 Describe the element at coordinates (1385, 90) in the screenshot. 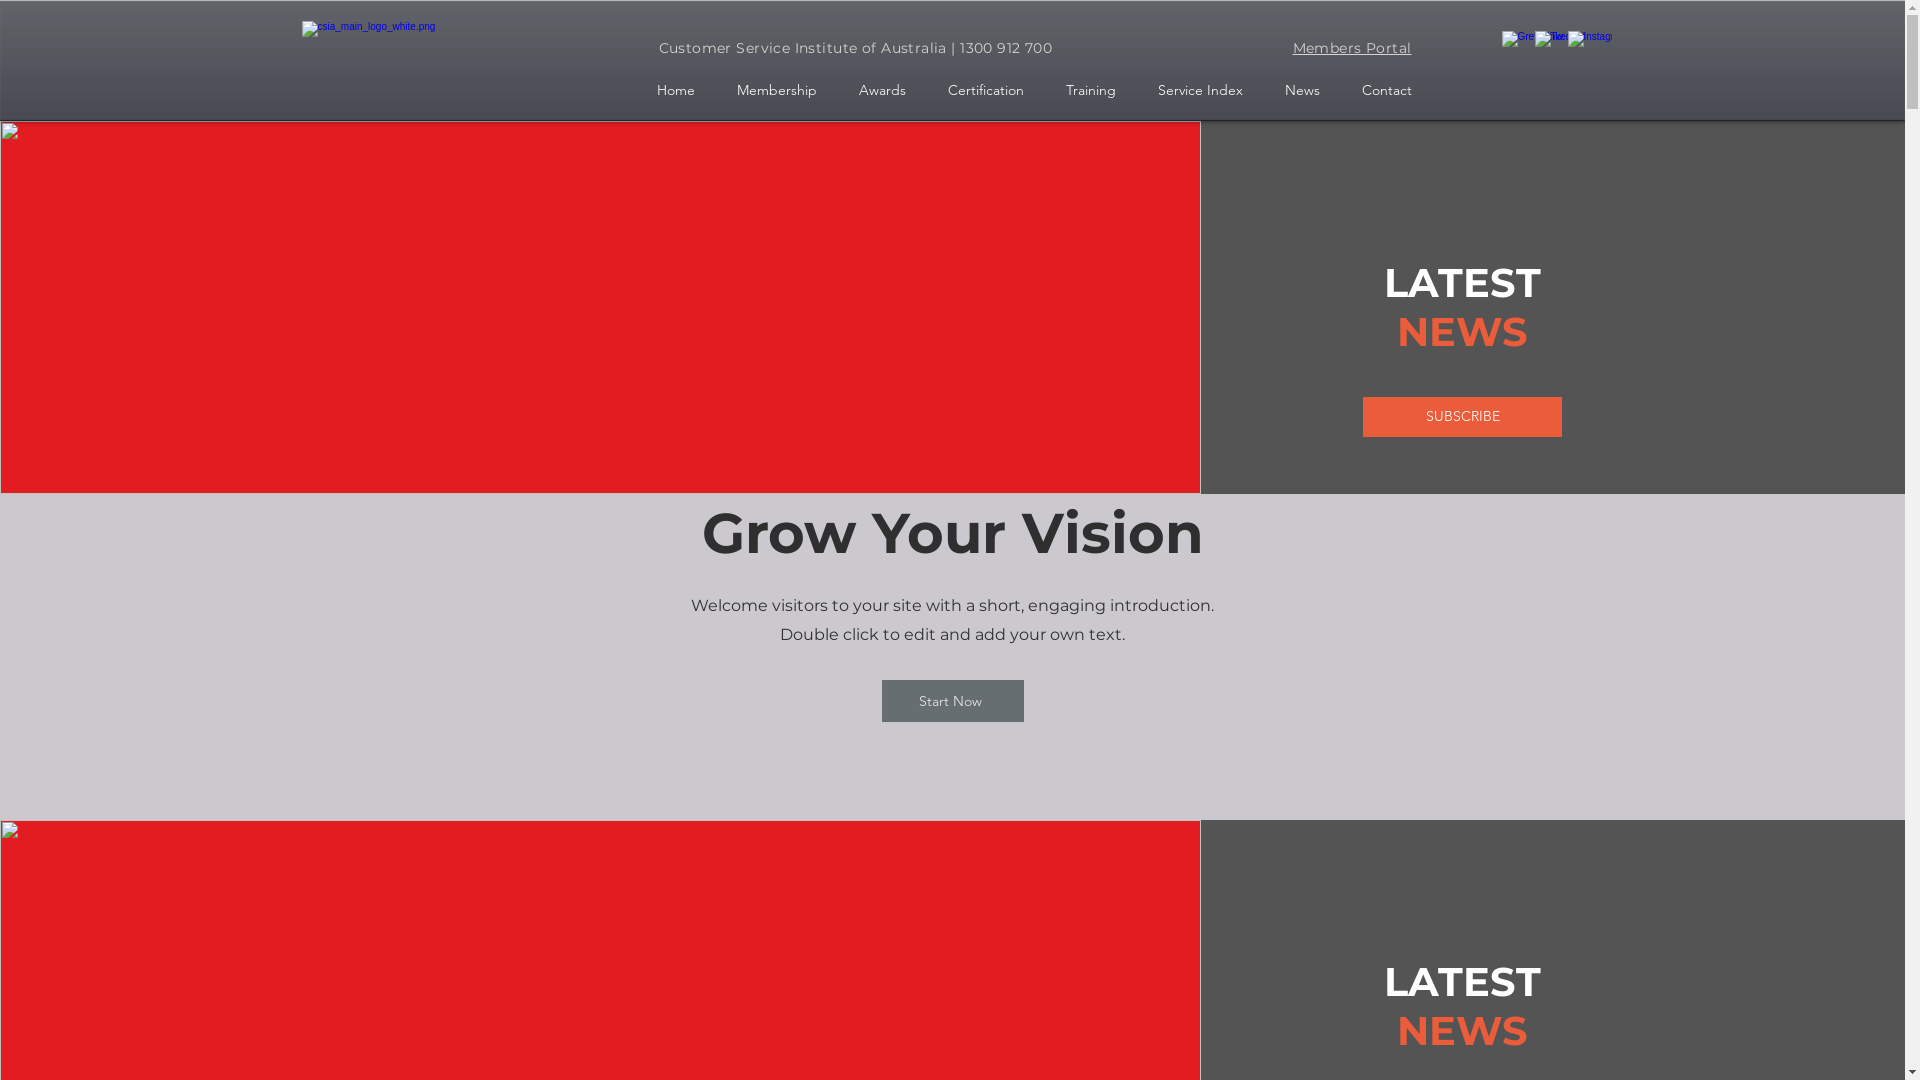

I see `'Contact'` at that location.